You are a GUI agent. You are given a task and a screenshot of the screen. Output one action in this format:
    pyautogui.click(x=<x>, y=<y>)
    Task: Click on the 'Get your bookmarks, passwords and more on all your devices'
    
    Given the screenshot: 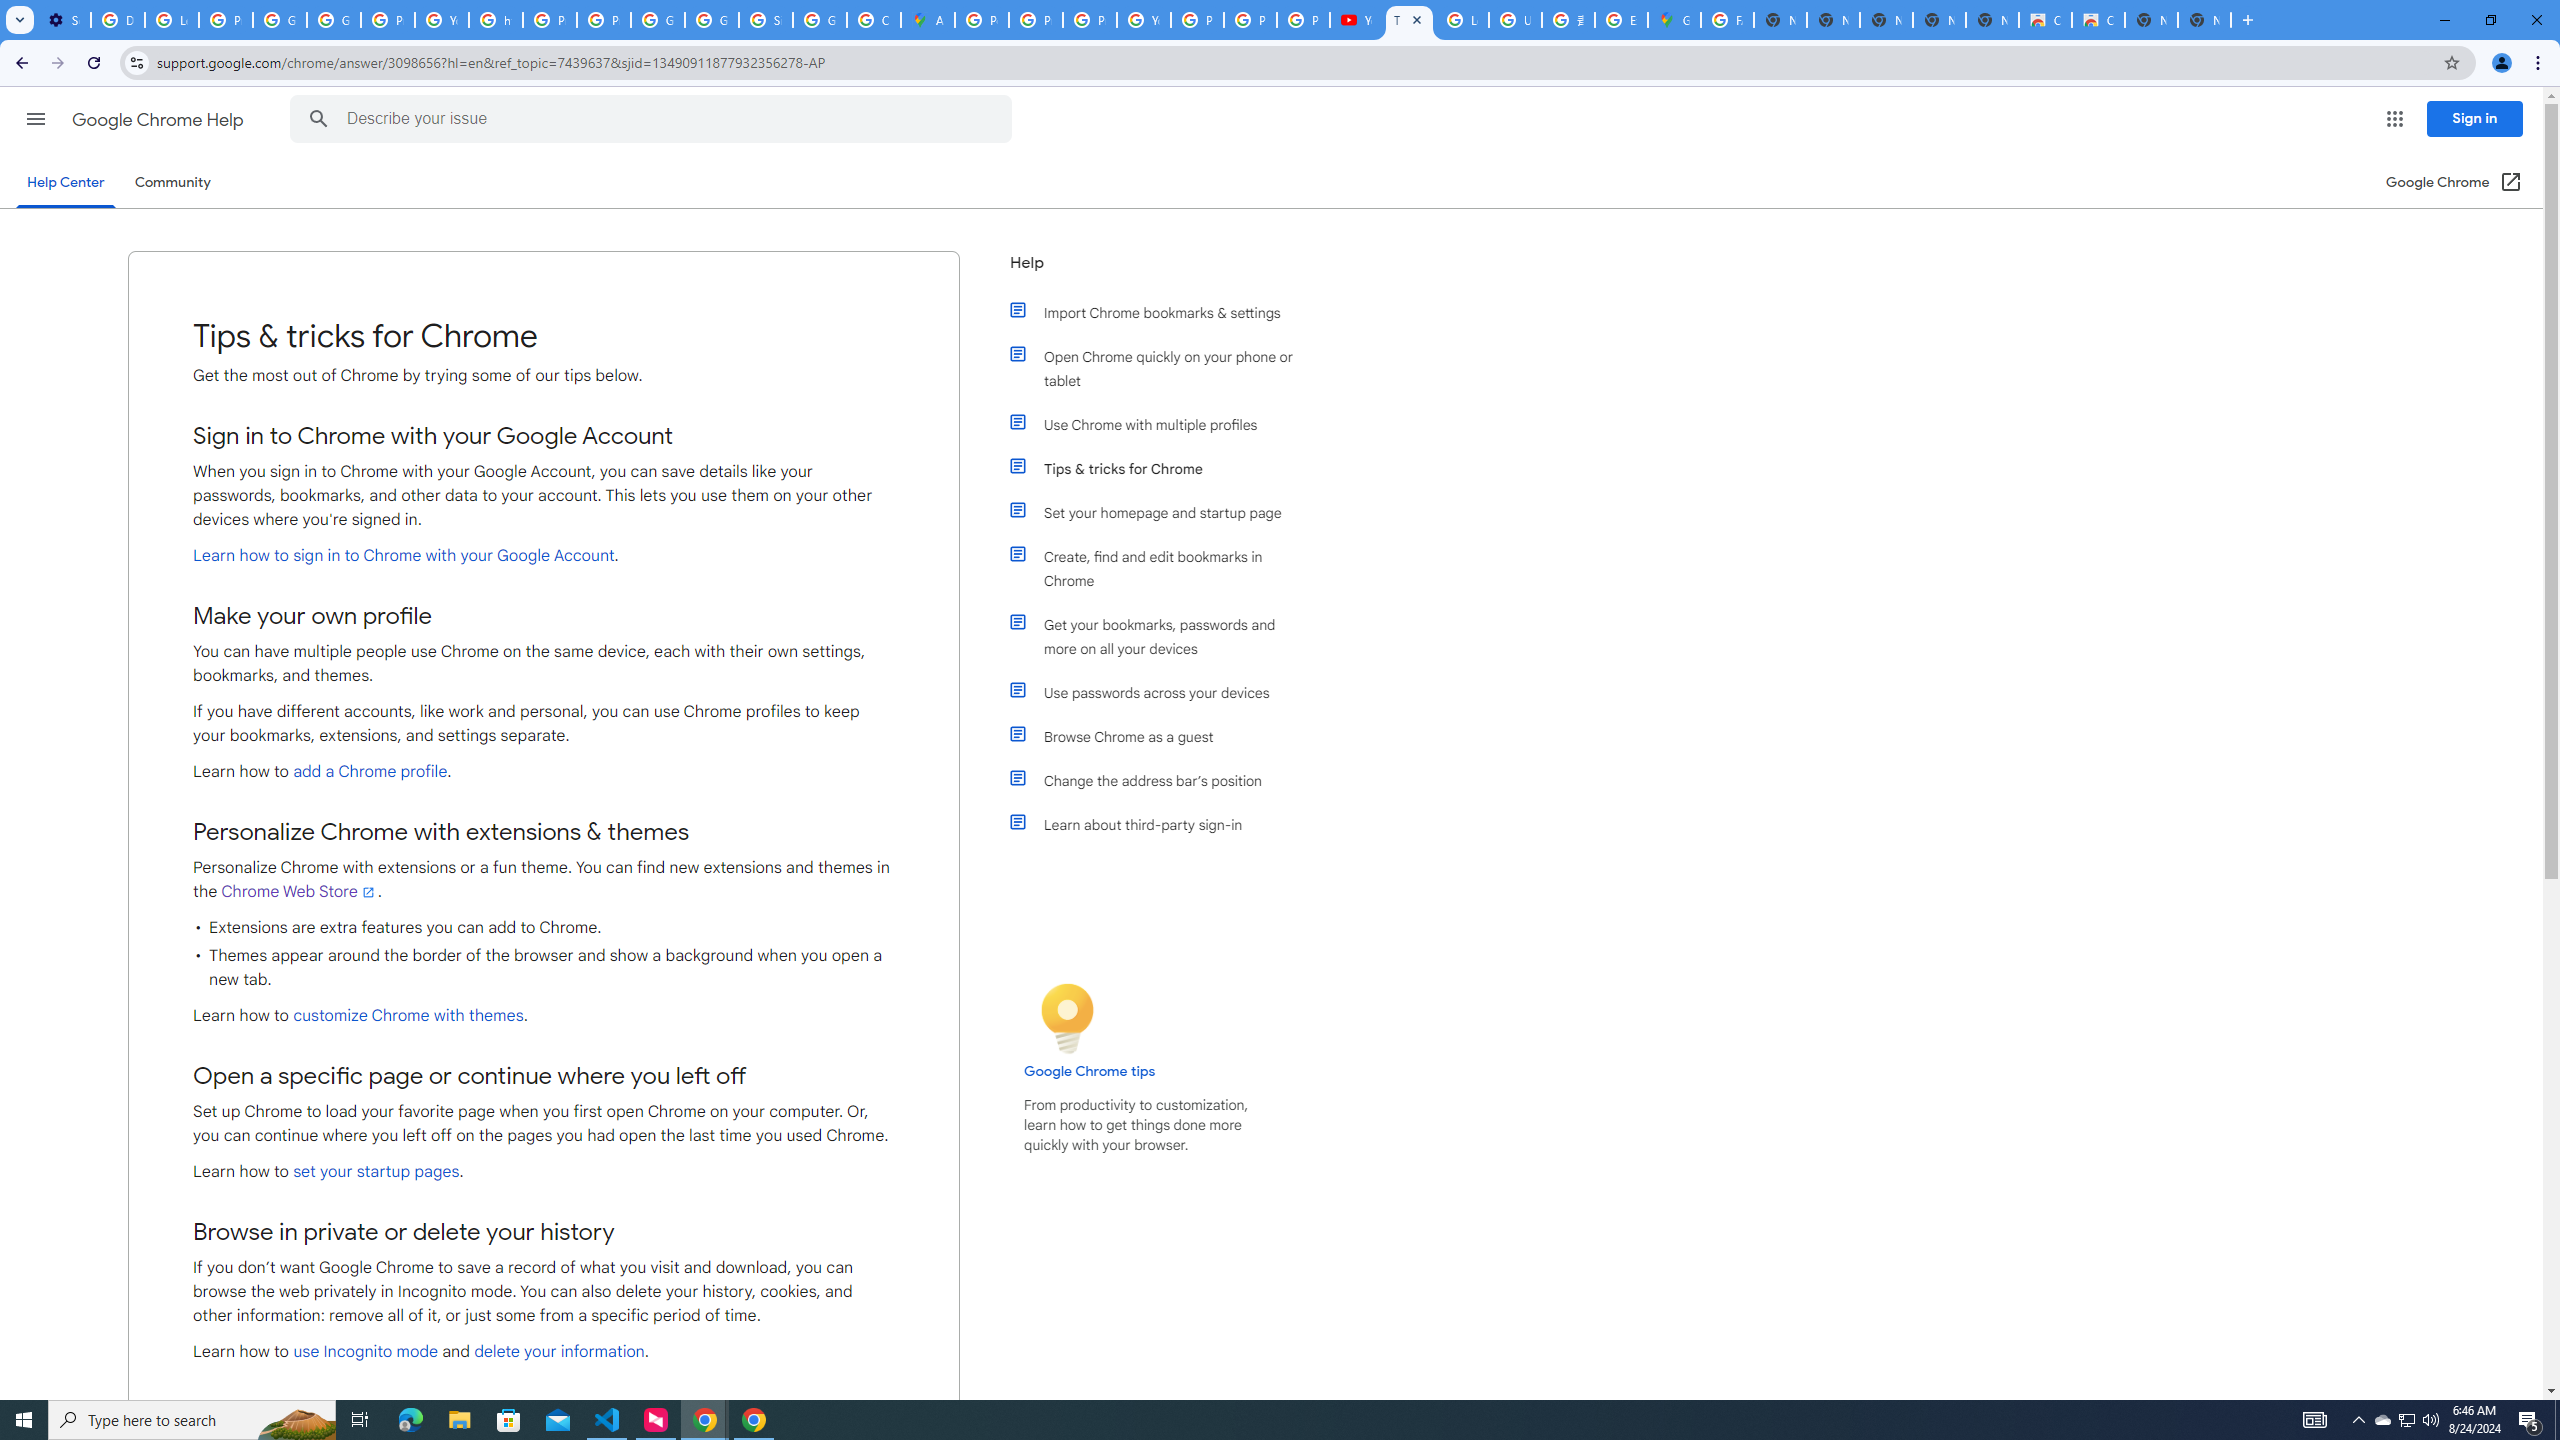 What is the action you would take?
    pyautogui.click(x=1162, y=636)
    